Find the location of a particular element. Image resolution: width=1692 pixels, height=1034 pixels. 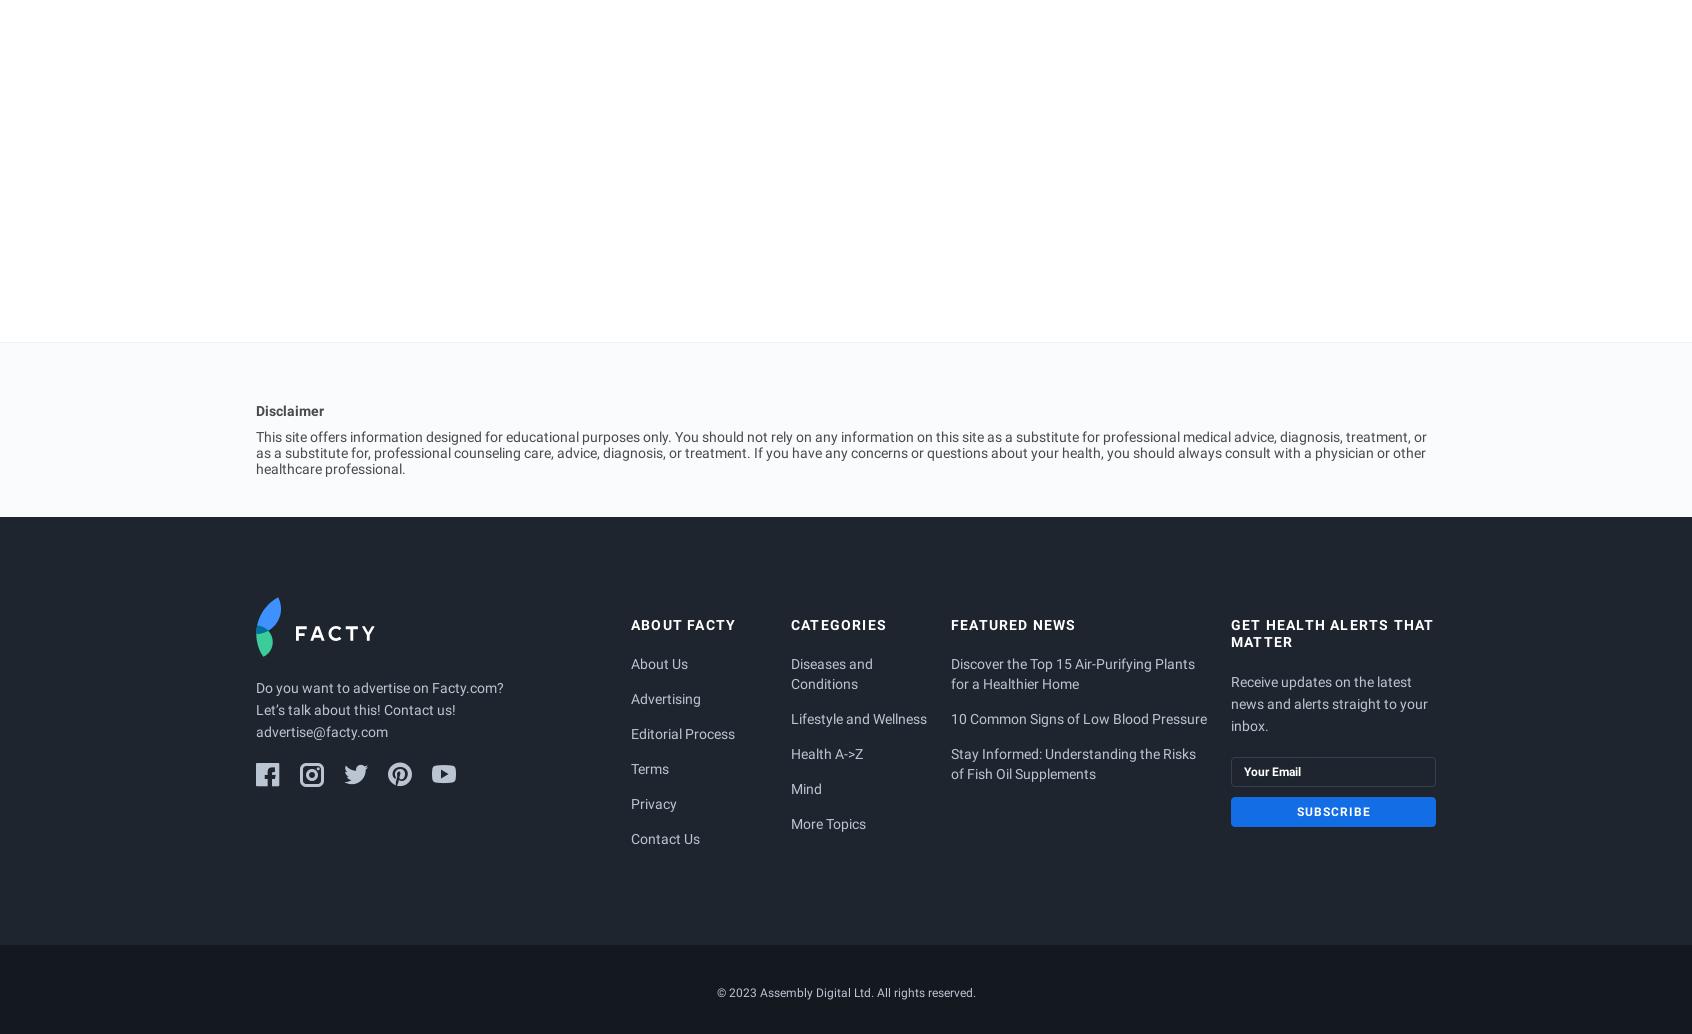

'Lifestyle and Wellness' is located at coordinates (858, 719).